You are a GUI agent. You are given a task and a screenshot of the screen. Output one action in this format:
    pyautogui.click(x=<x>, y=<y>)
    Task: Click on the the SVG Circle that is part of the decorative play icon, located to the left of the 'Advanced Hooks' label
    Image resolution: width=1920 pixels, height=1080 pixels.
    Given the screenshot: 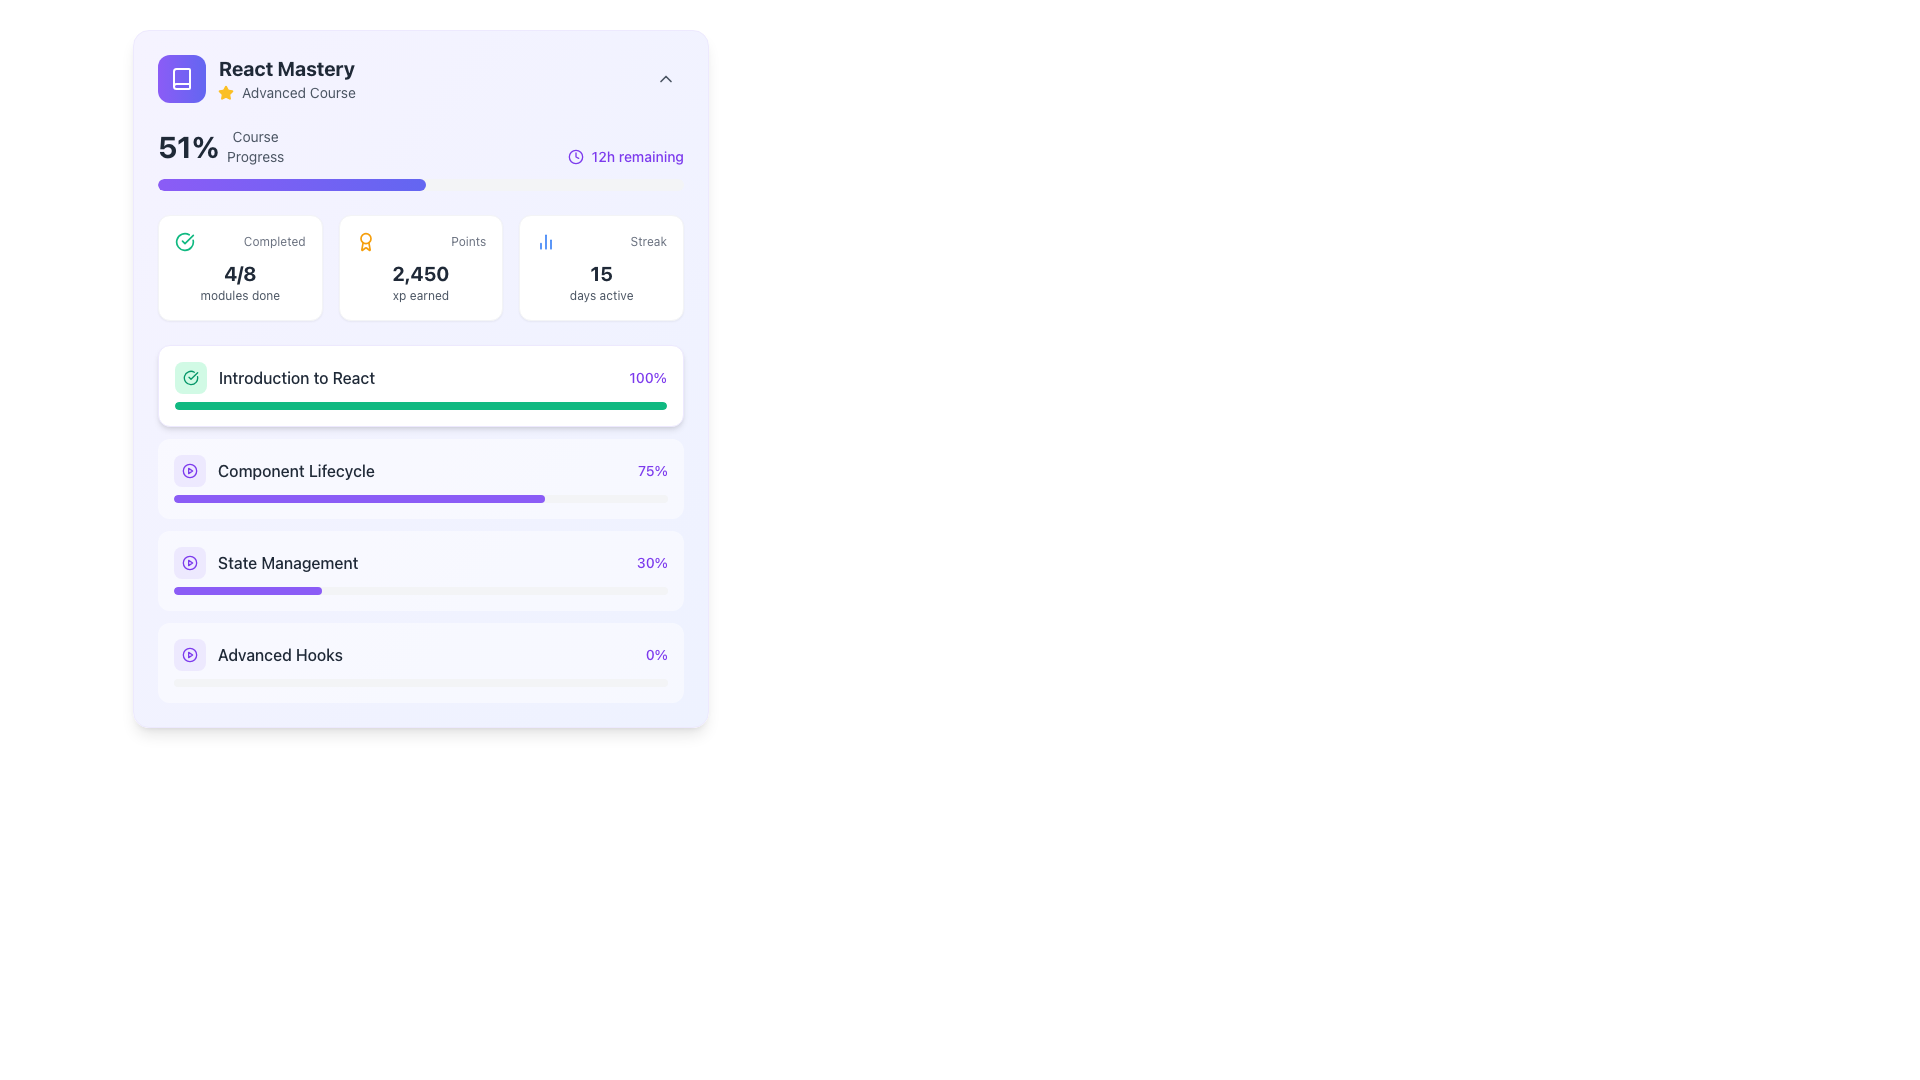 What is the action you would take?
    pyautogui.click(x=190, y=655)
    